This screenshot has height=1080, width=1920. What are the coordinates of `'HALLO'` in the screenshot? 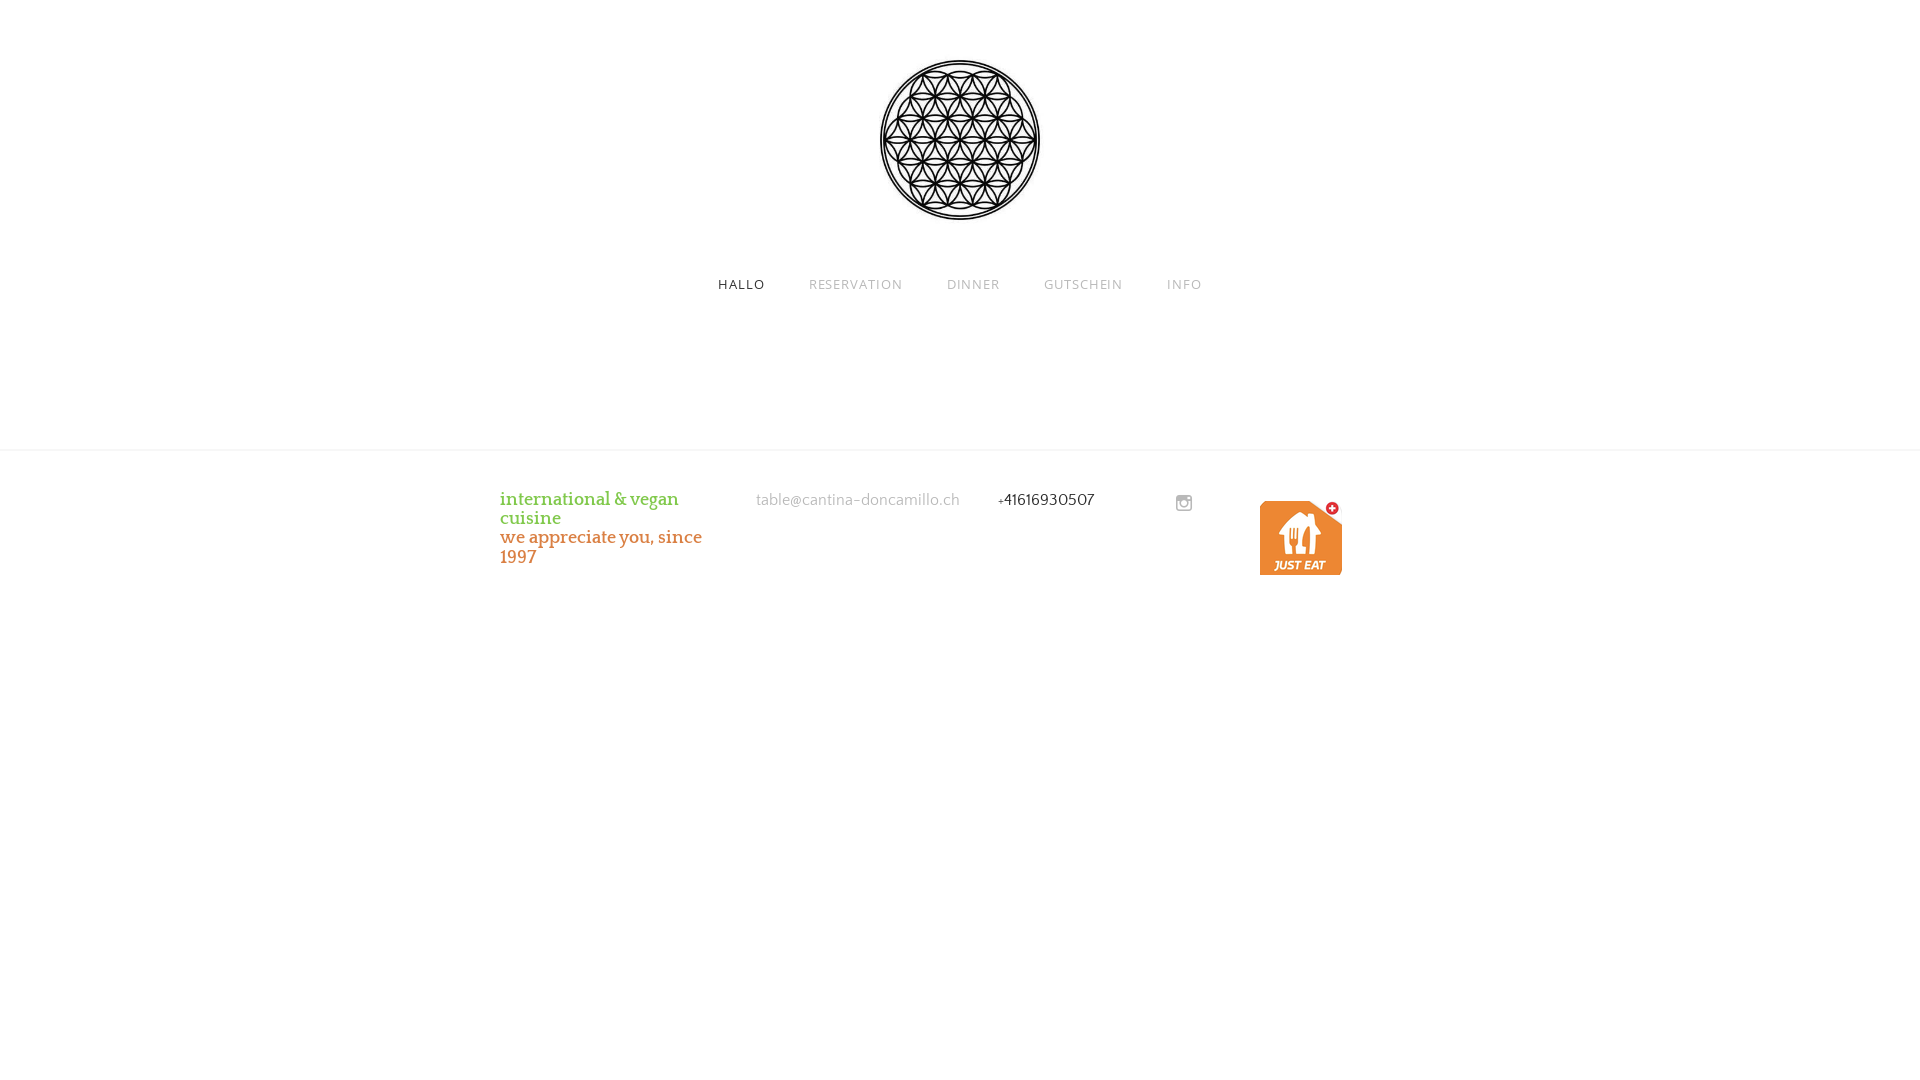 It's located at (740, 284).